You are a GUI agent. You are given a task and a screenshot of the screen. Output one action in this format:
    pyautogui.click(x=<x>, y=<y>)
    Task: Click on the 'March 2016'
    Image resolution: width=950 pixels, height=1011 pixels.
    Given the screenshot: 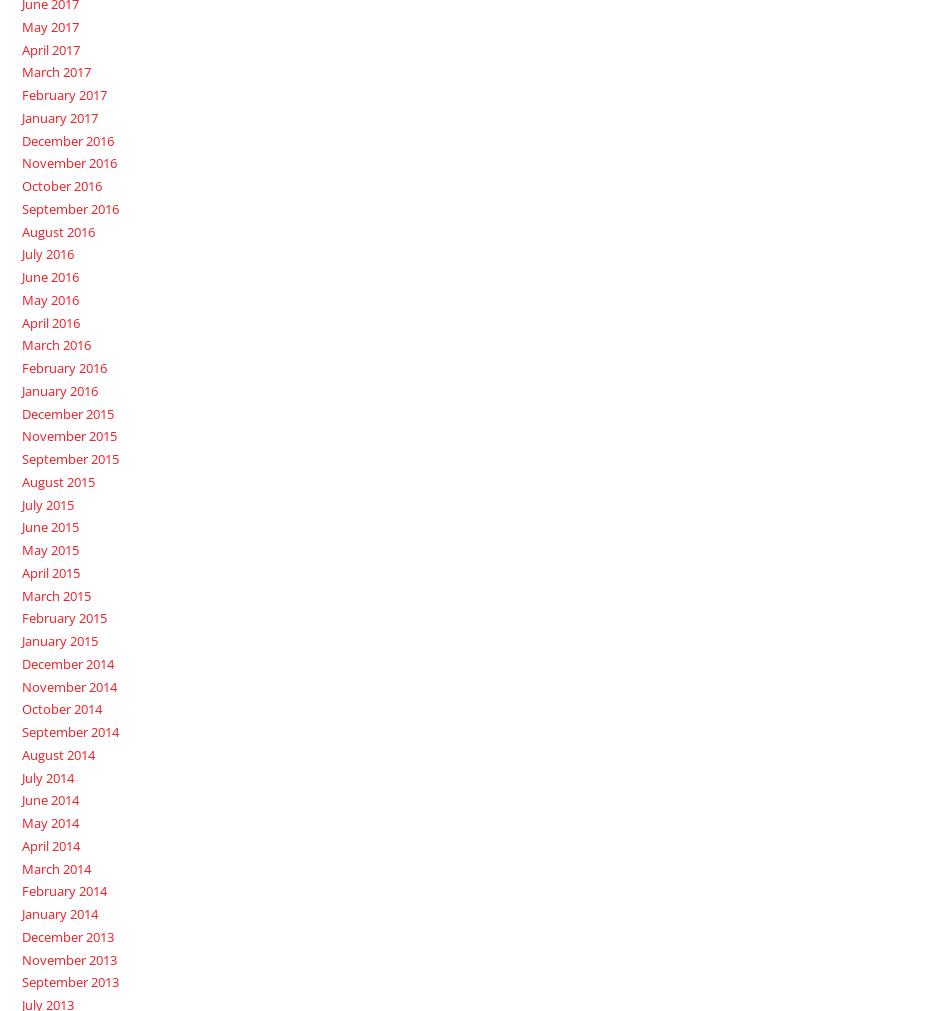 What is the action you would take?
    pyautogui.click(x=55, y=343)
    